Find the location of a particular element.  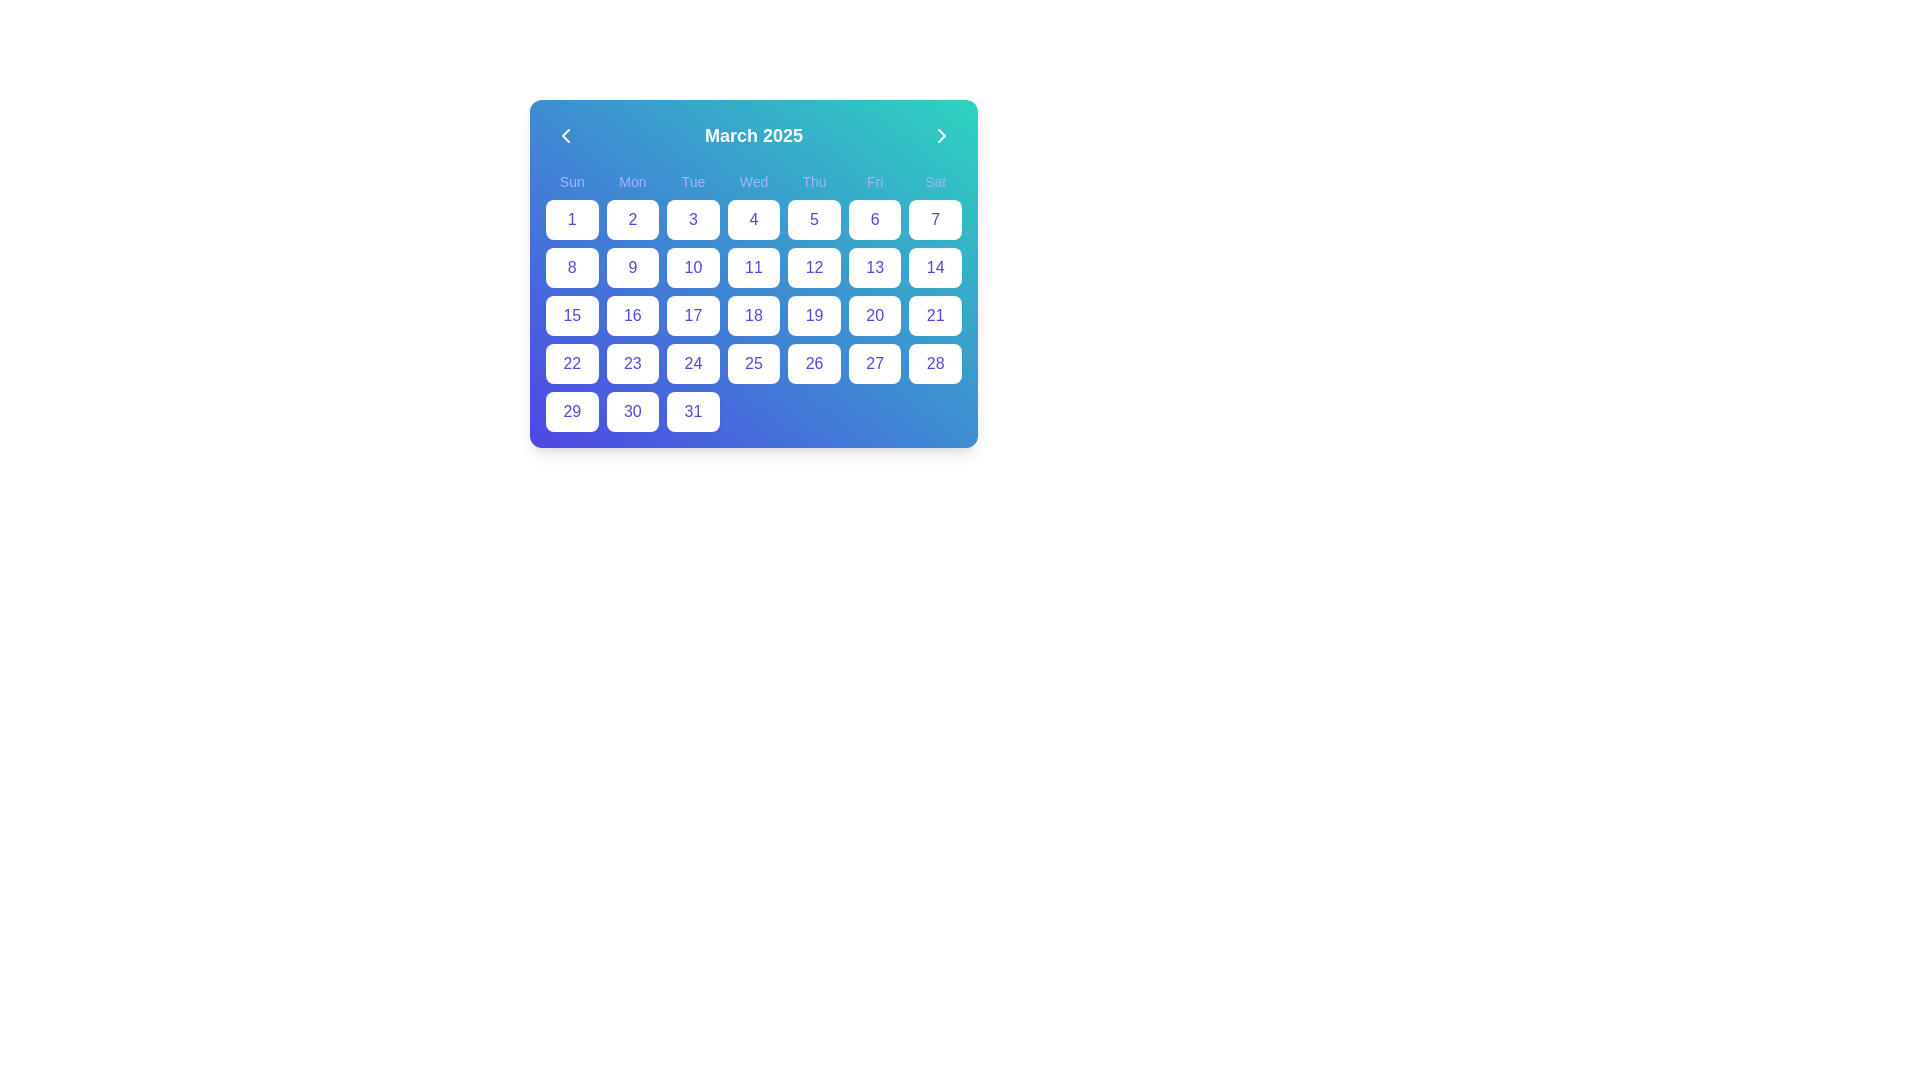

the calendar day cell displaying the number '21' in indigo text, located in the fourth row and seventh column of the calendar grid is located at coordinates (934, 315).